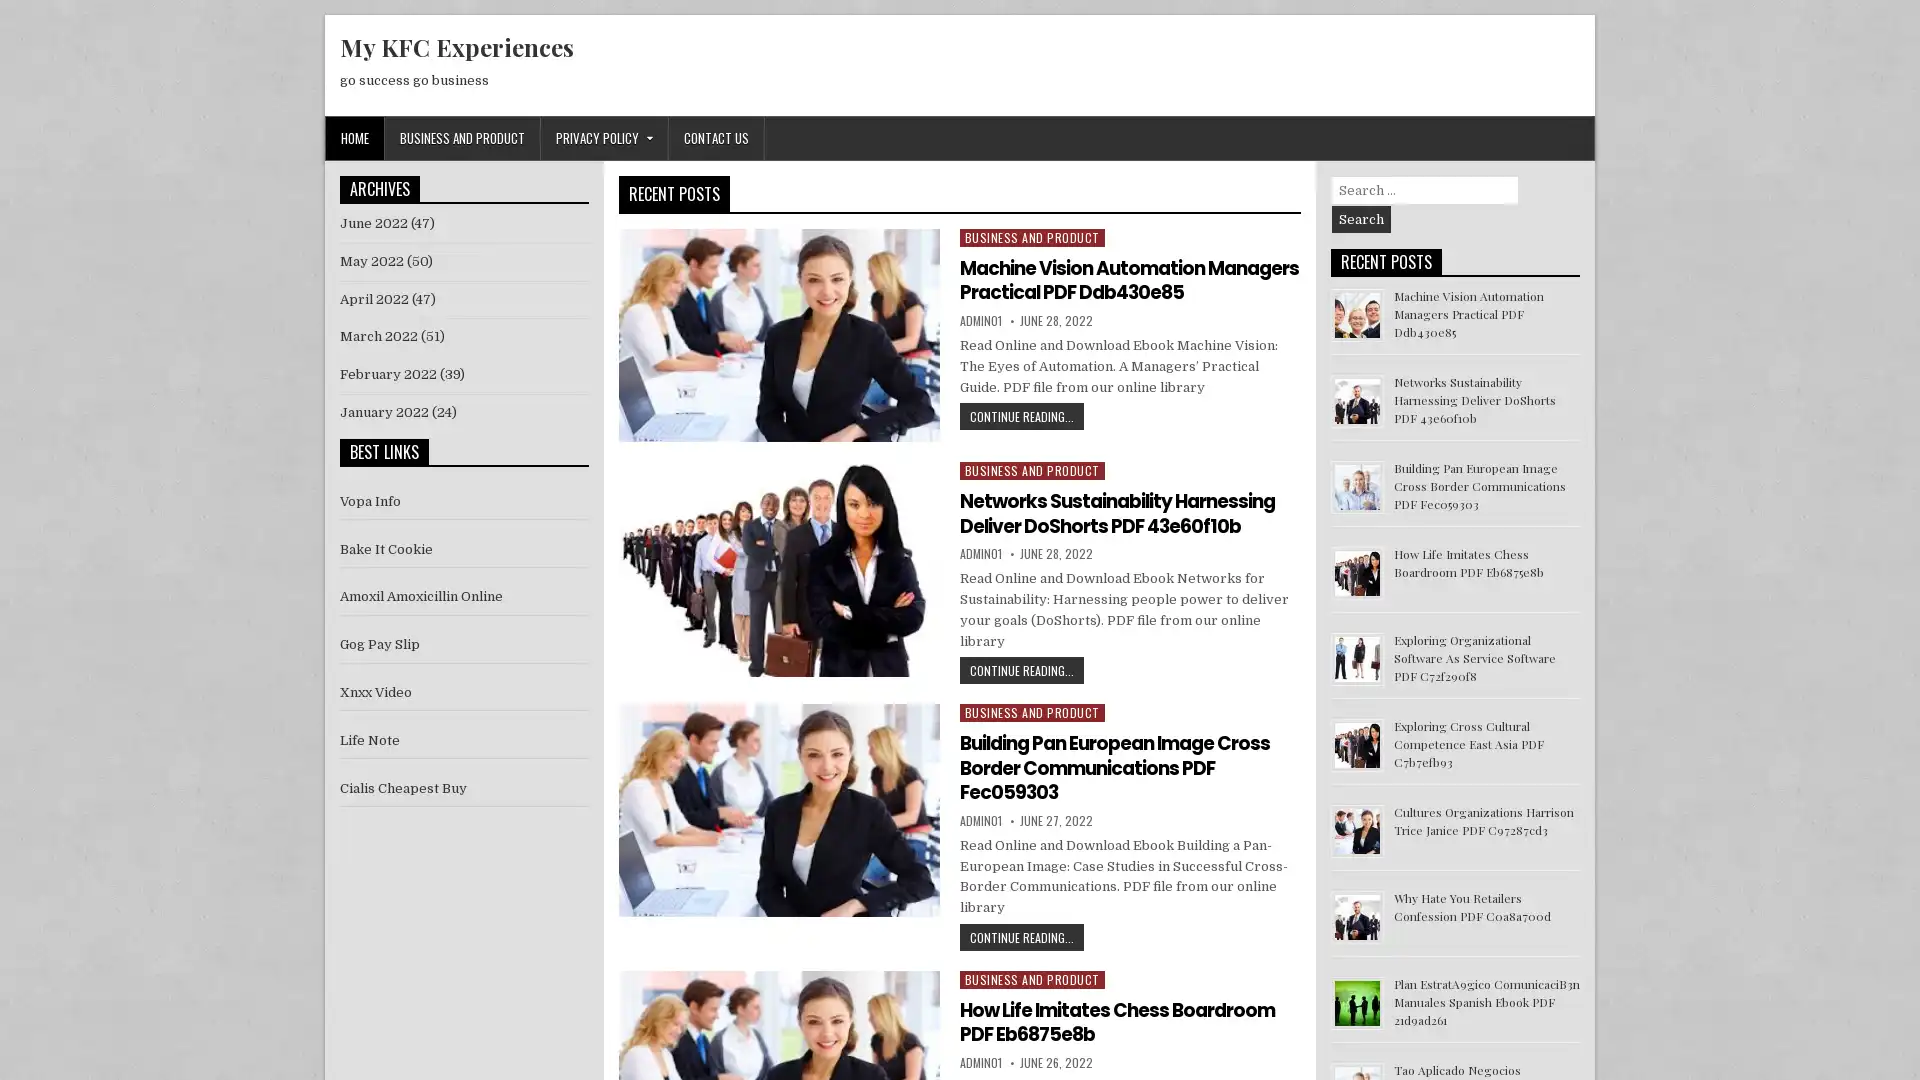 The width and height of the screenshot is (1920, 1080). I want to click on Search, so click(1360, 219).